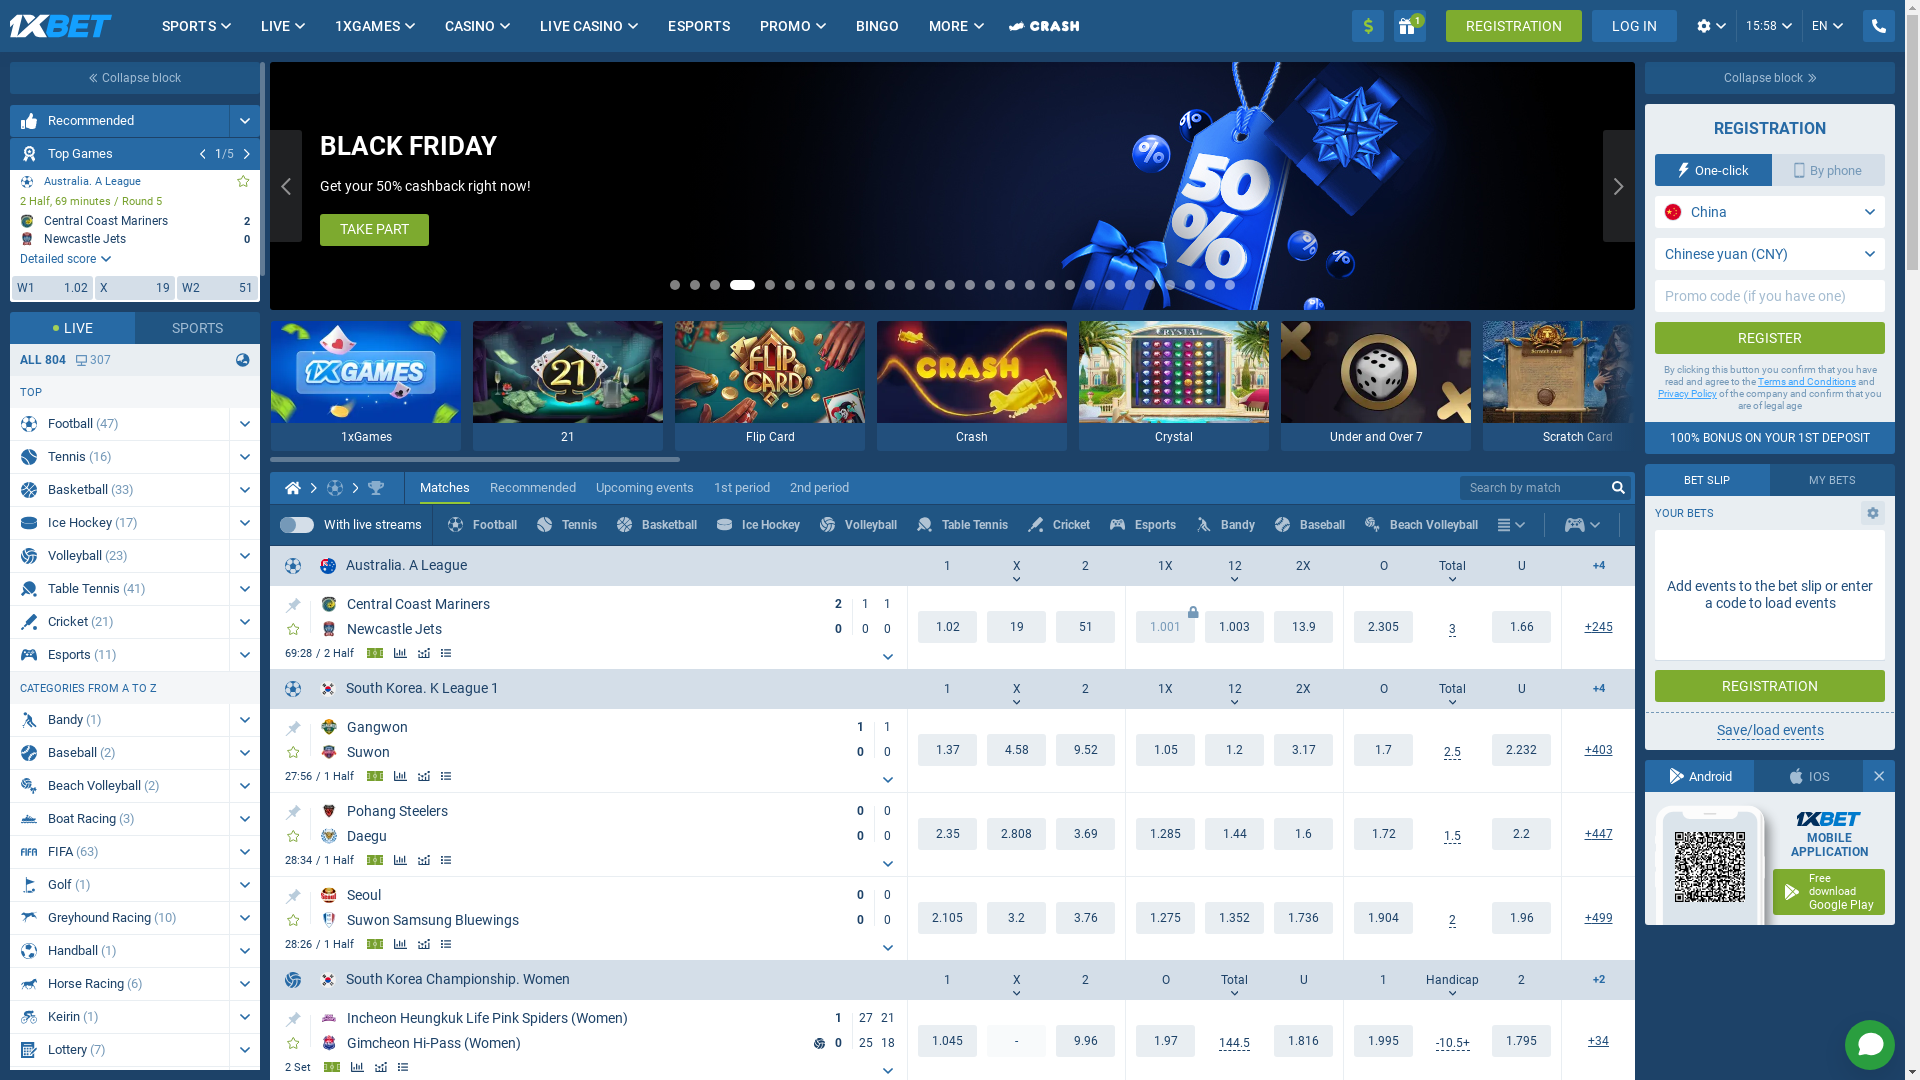 The height and width of the screenshot is (1080, 1920). What do you see at coordinates (1165, 749) in the screenshot?
I see `'1.05'` at bounding box center [1165, 749].